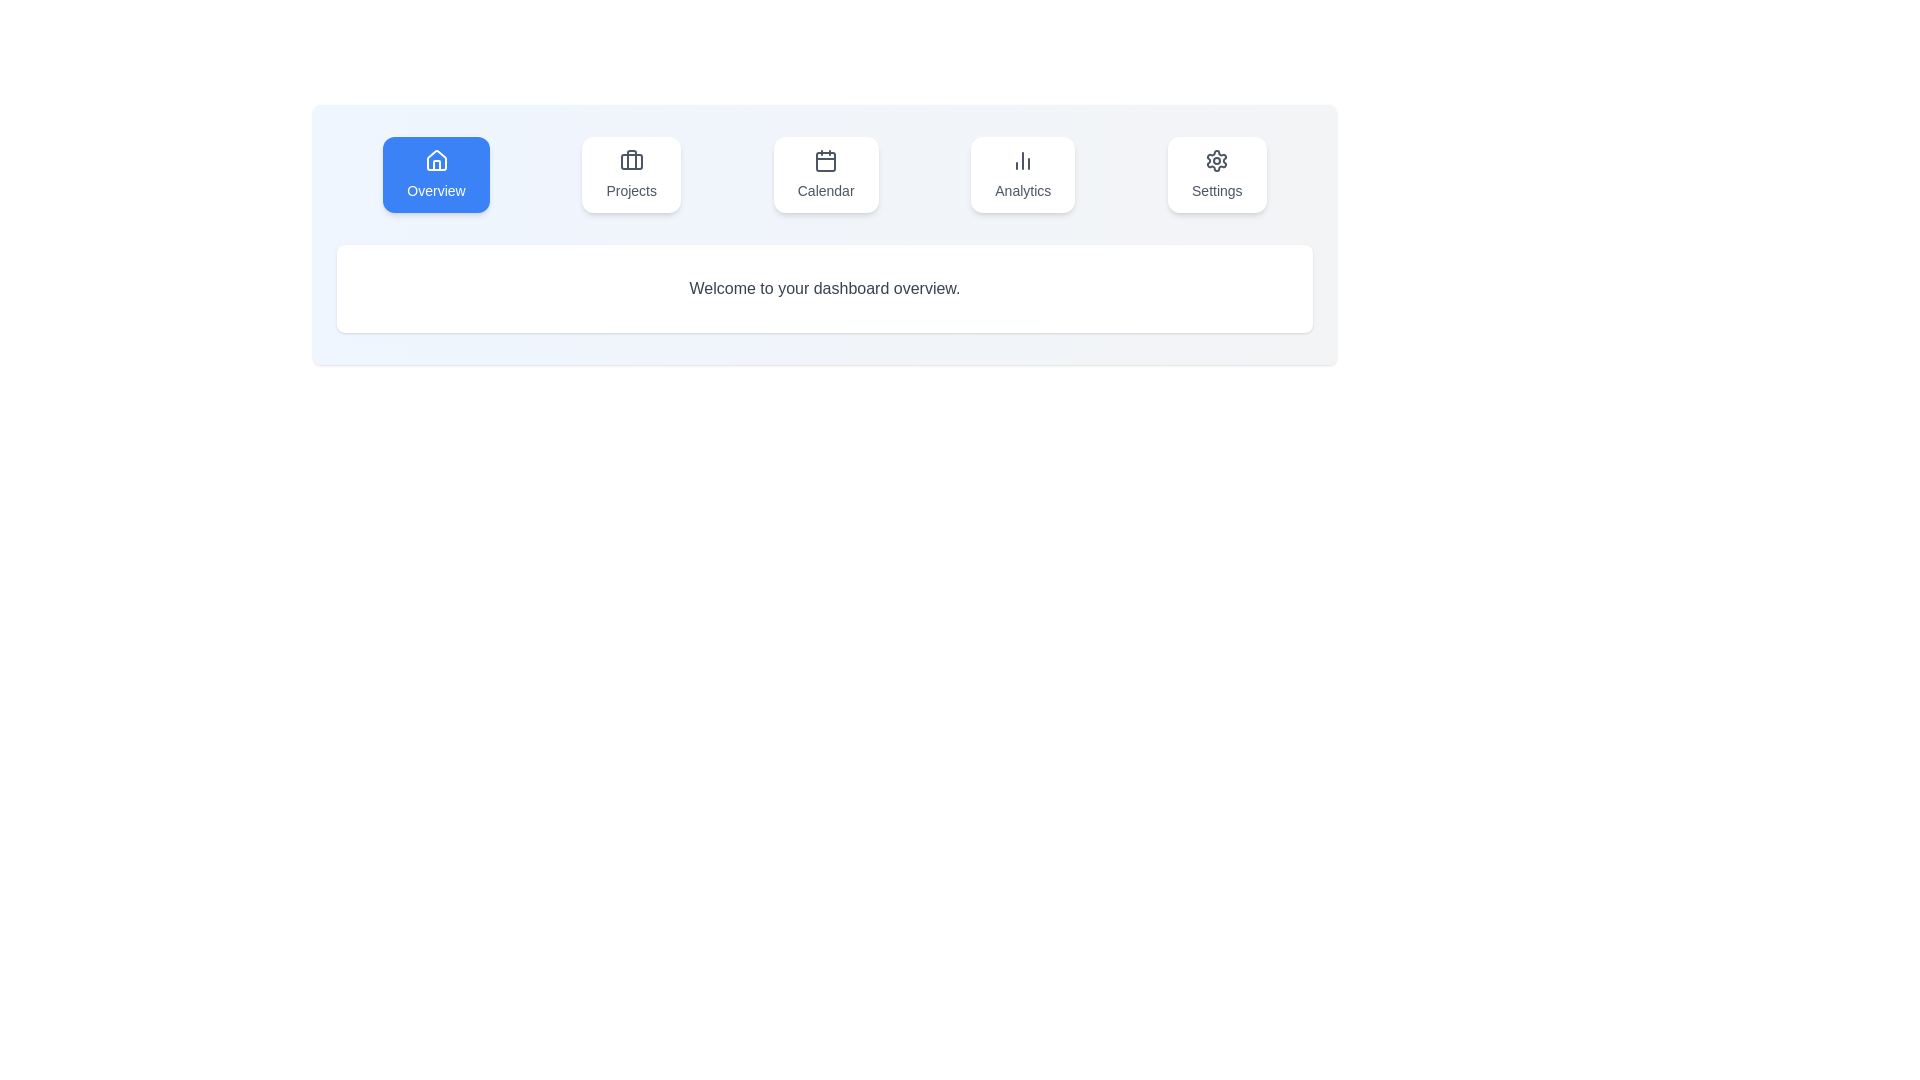 This screenshot has width=1920, height=1080. Describe the element at coordinates (825, 173) in the screenshot. I see `keyboard navigation` at that location.